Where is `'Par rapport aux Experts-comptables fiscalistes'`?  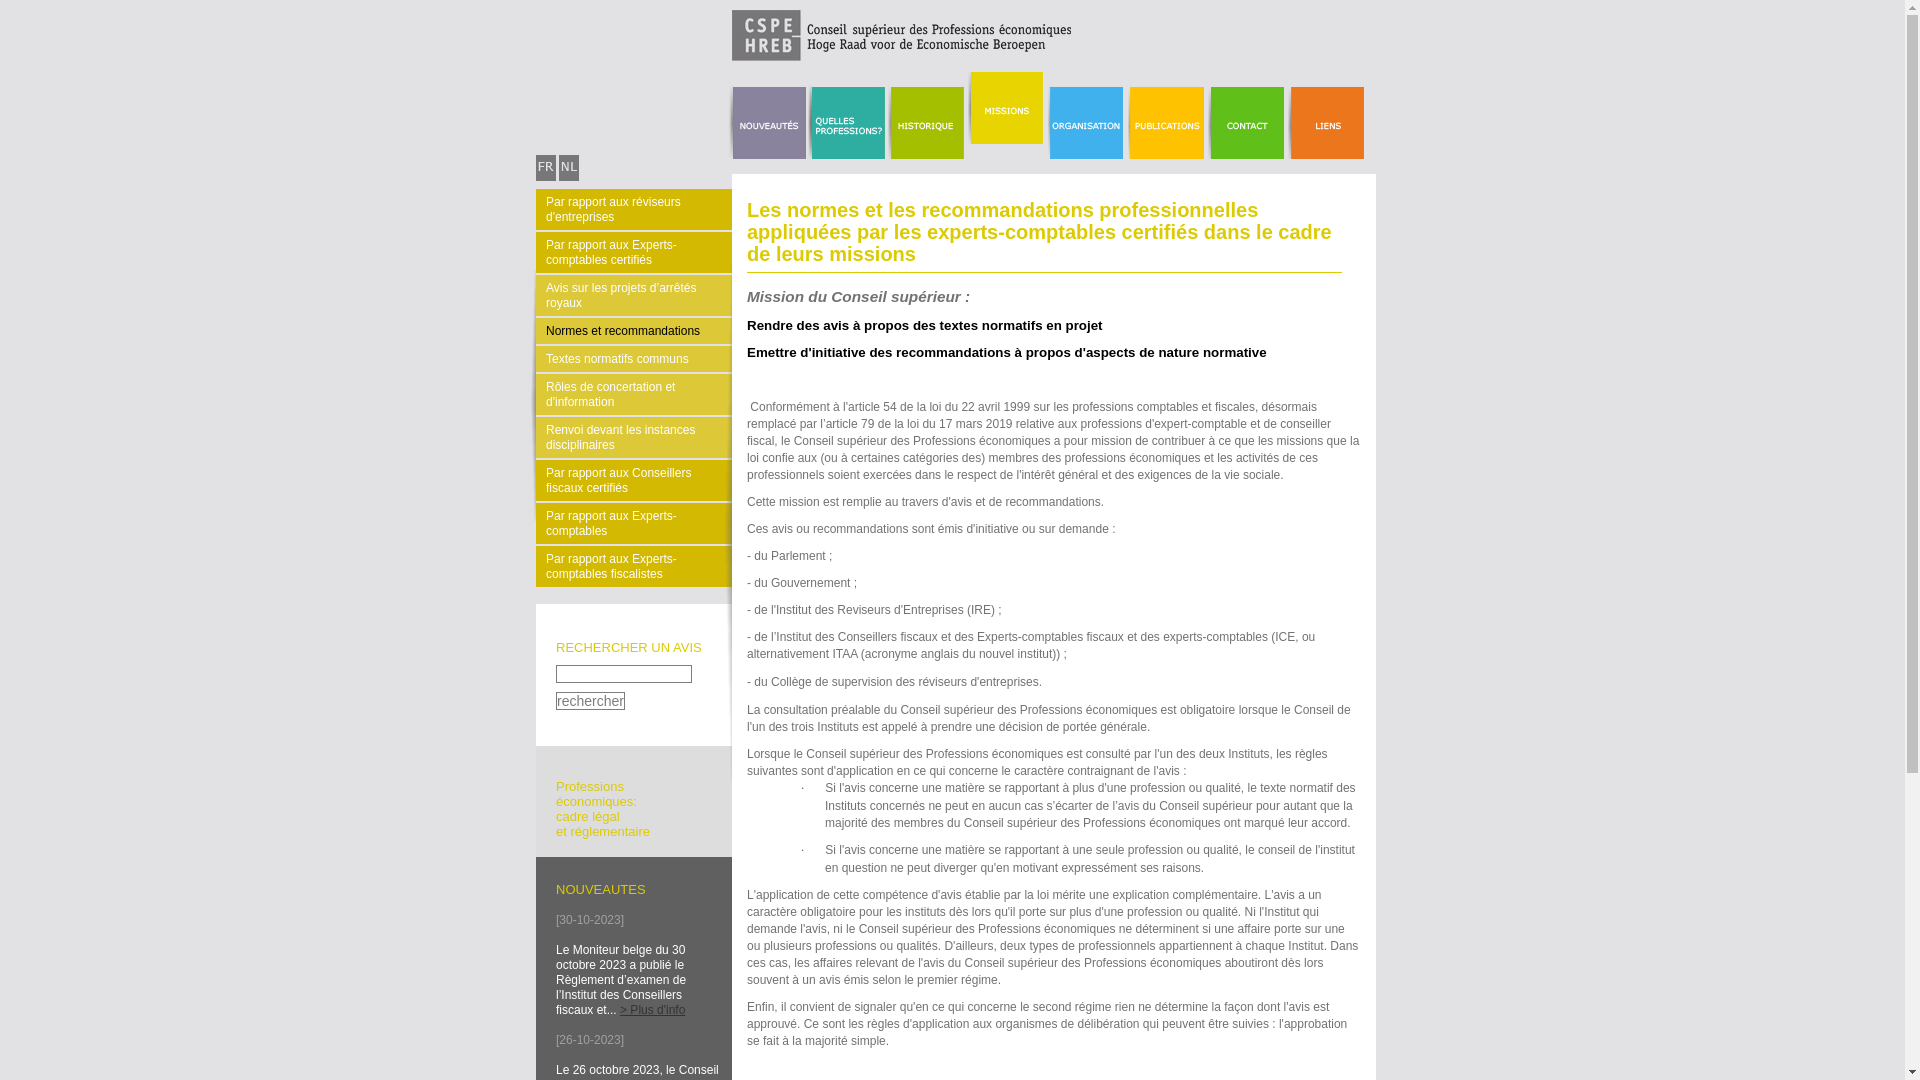
'Par rapport aux Experts-comptables fiscalistes' is located at coordinates (536, 566).